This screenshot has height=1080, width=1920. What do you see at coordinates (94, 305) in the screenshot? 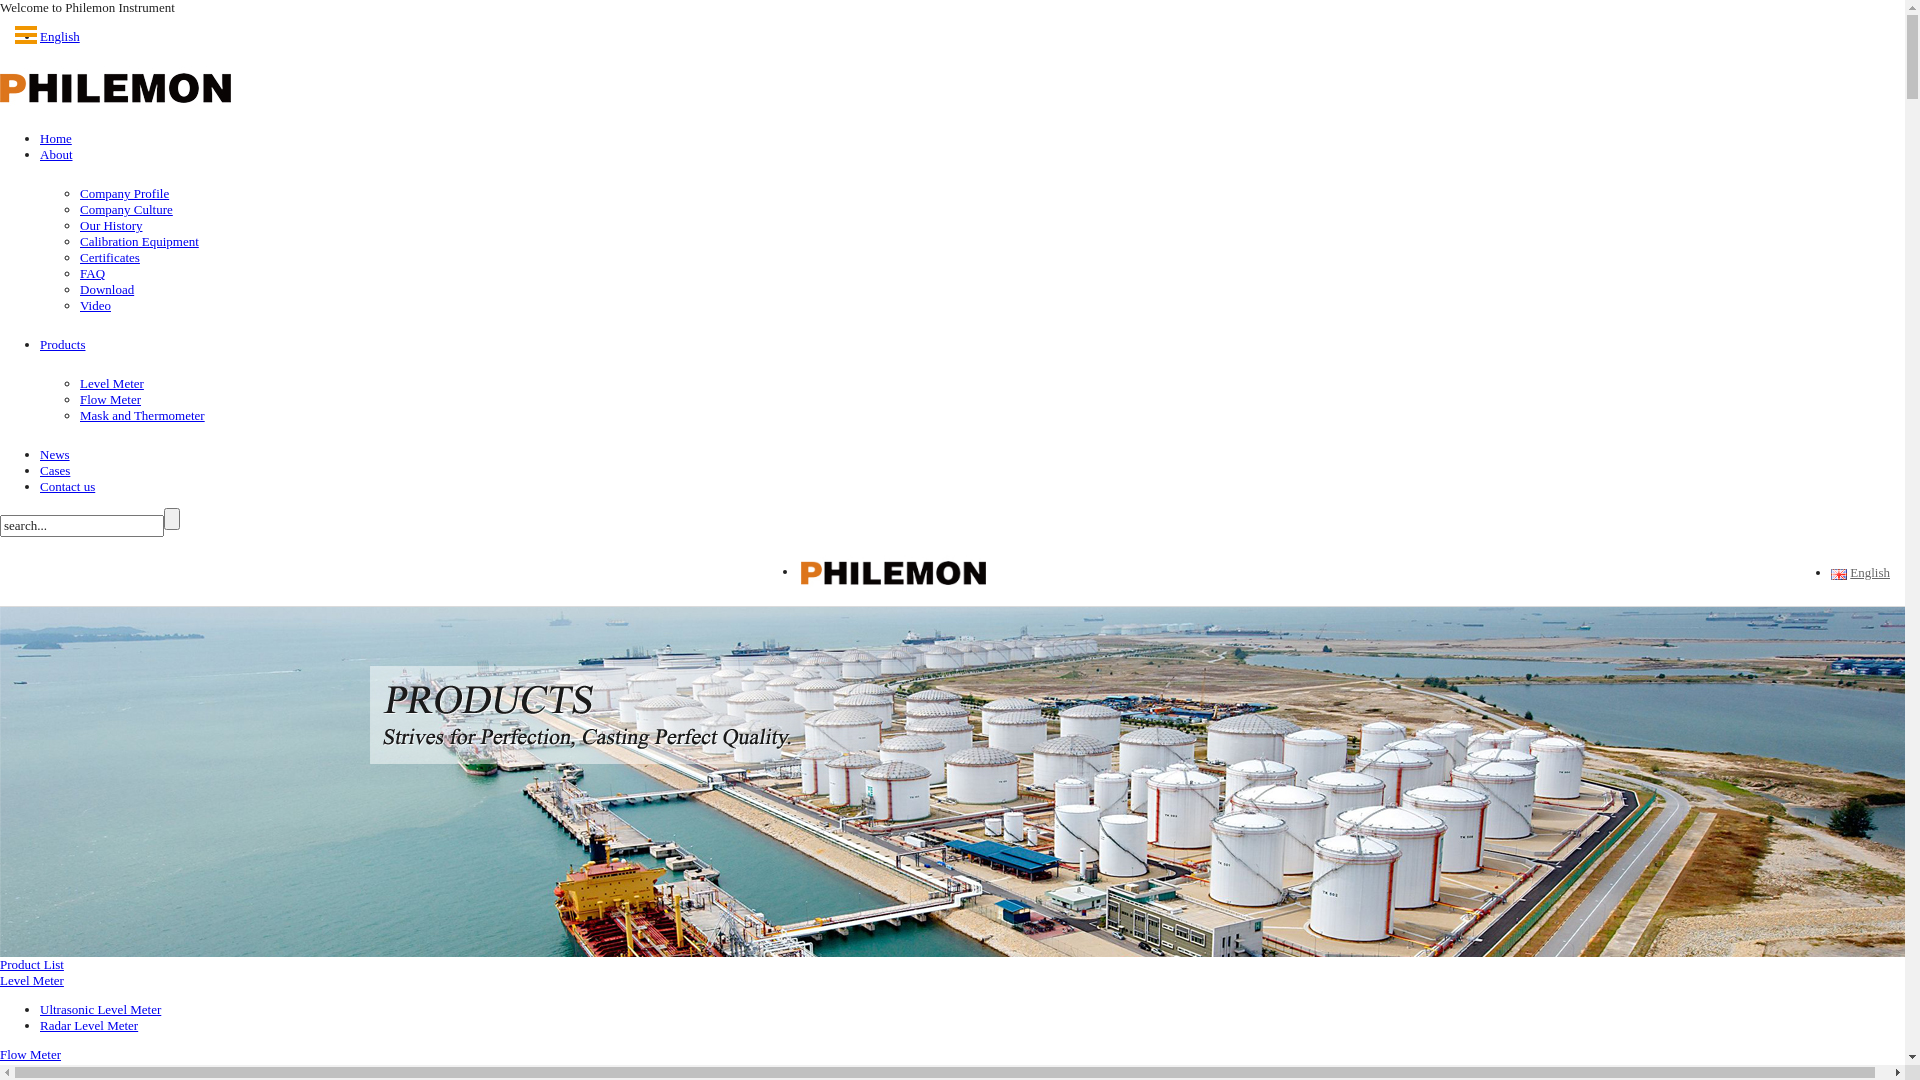
I see `'Video'` at bounding box center [94, 305].